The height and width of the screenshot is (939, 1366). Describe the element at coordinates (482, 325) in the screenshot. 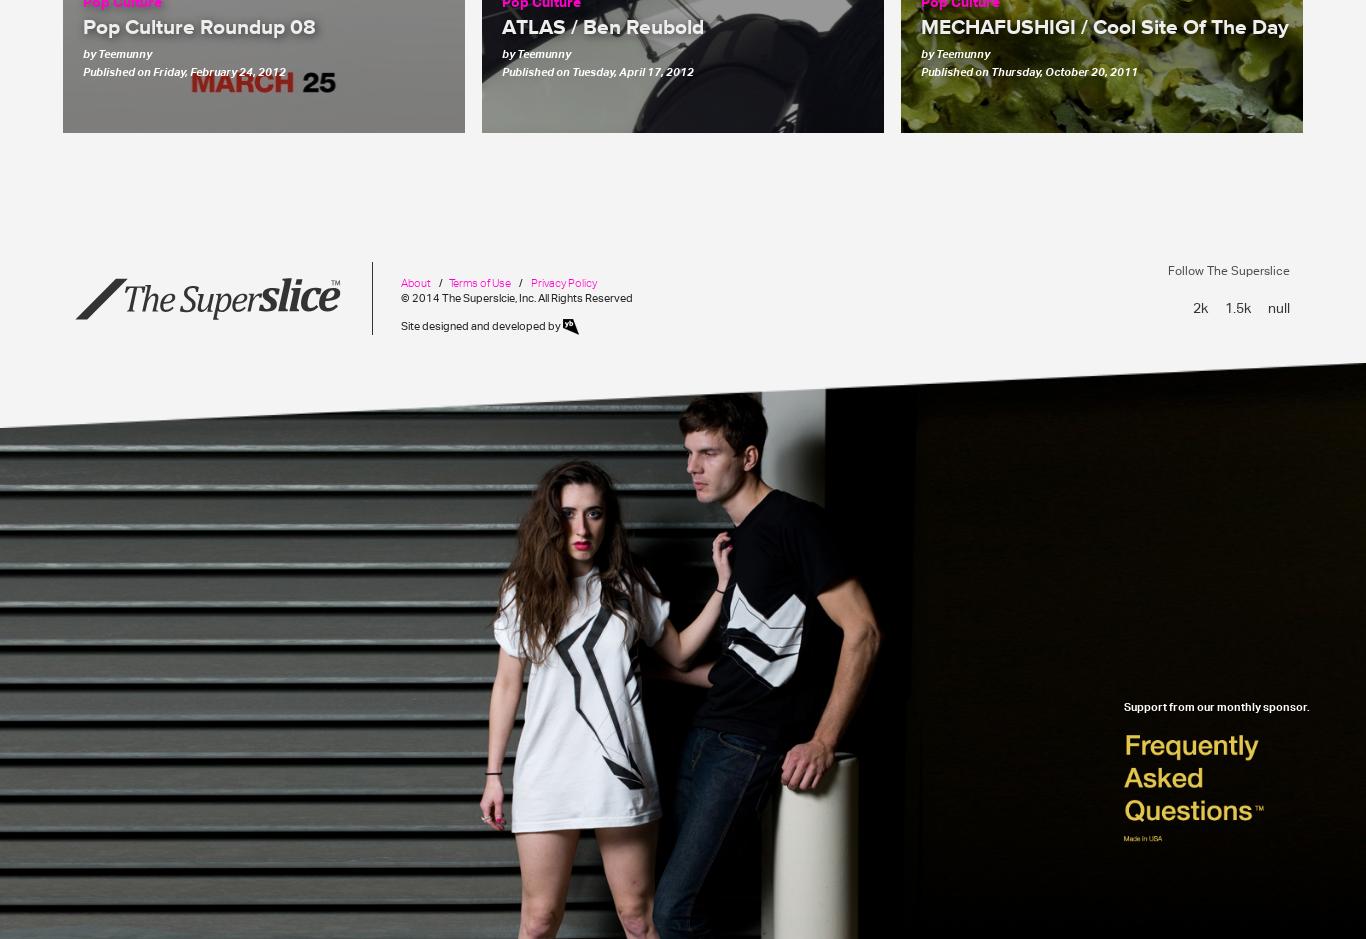

I see `'Site designed and developed by'` at that location.